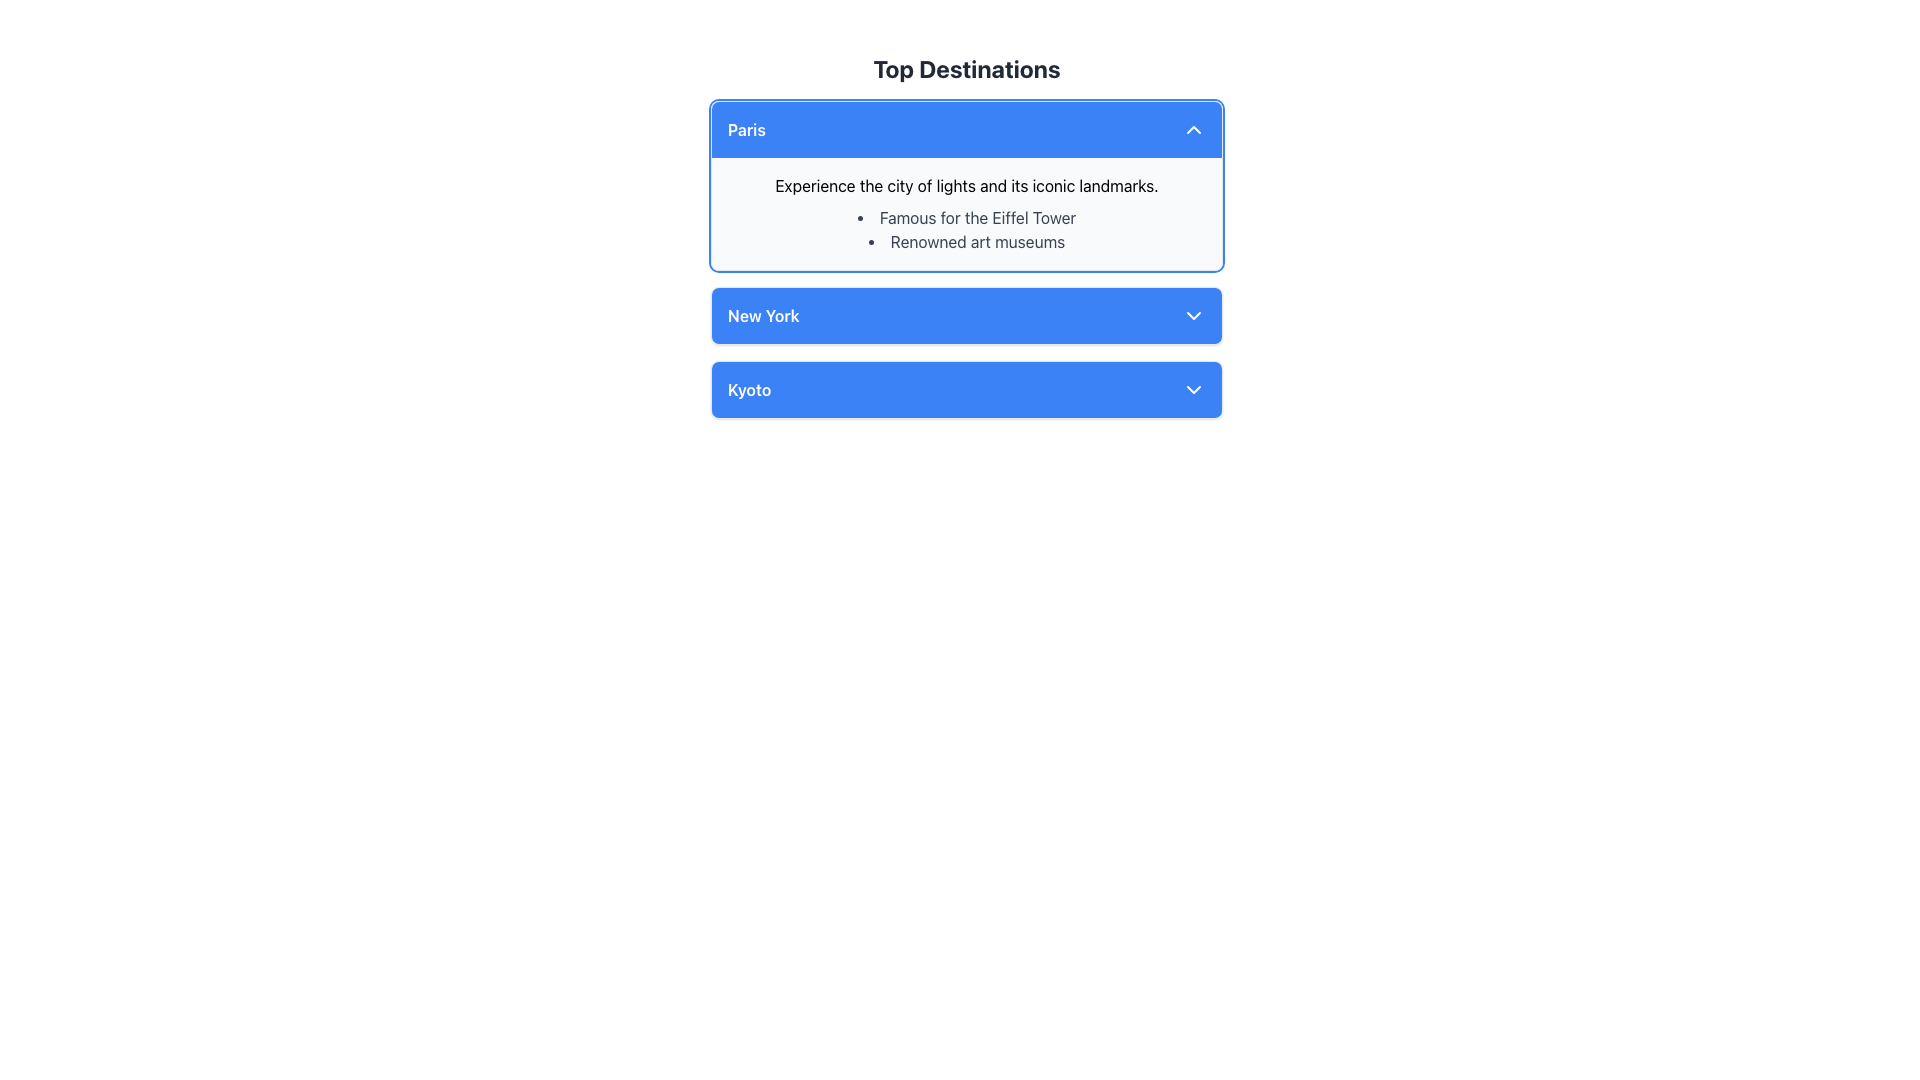 Image resolution: width=1920 pixels, height=1080 pixels. I want to click on the text line that reads 'Renowned art museums.' which is the second item in a bulleted list under the 'Paris' section, so click(966, 241).